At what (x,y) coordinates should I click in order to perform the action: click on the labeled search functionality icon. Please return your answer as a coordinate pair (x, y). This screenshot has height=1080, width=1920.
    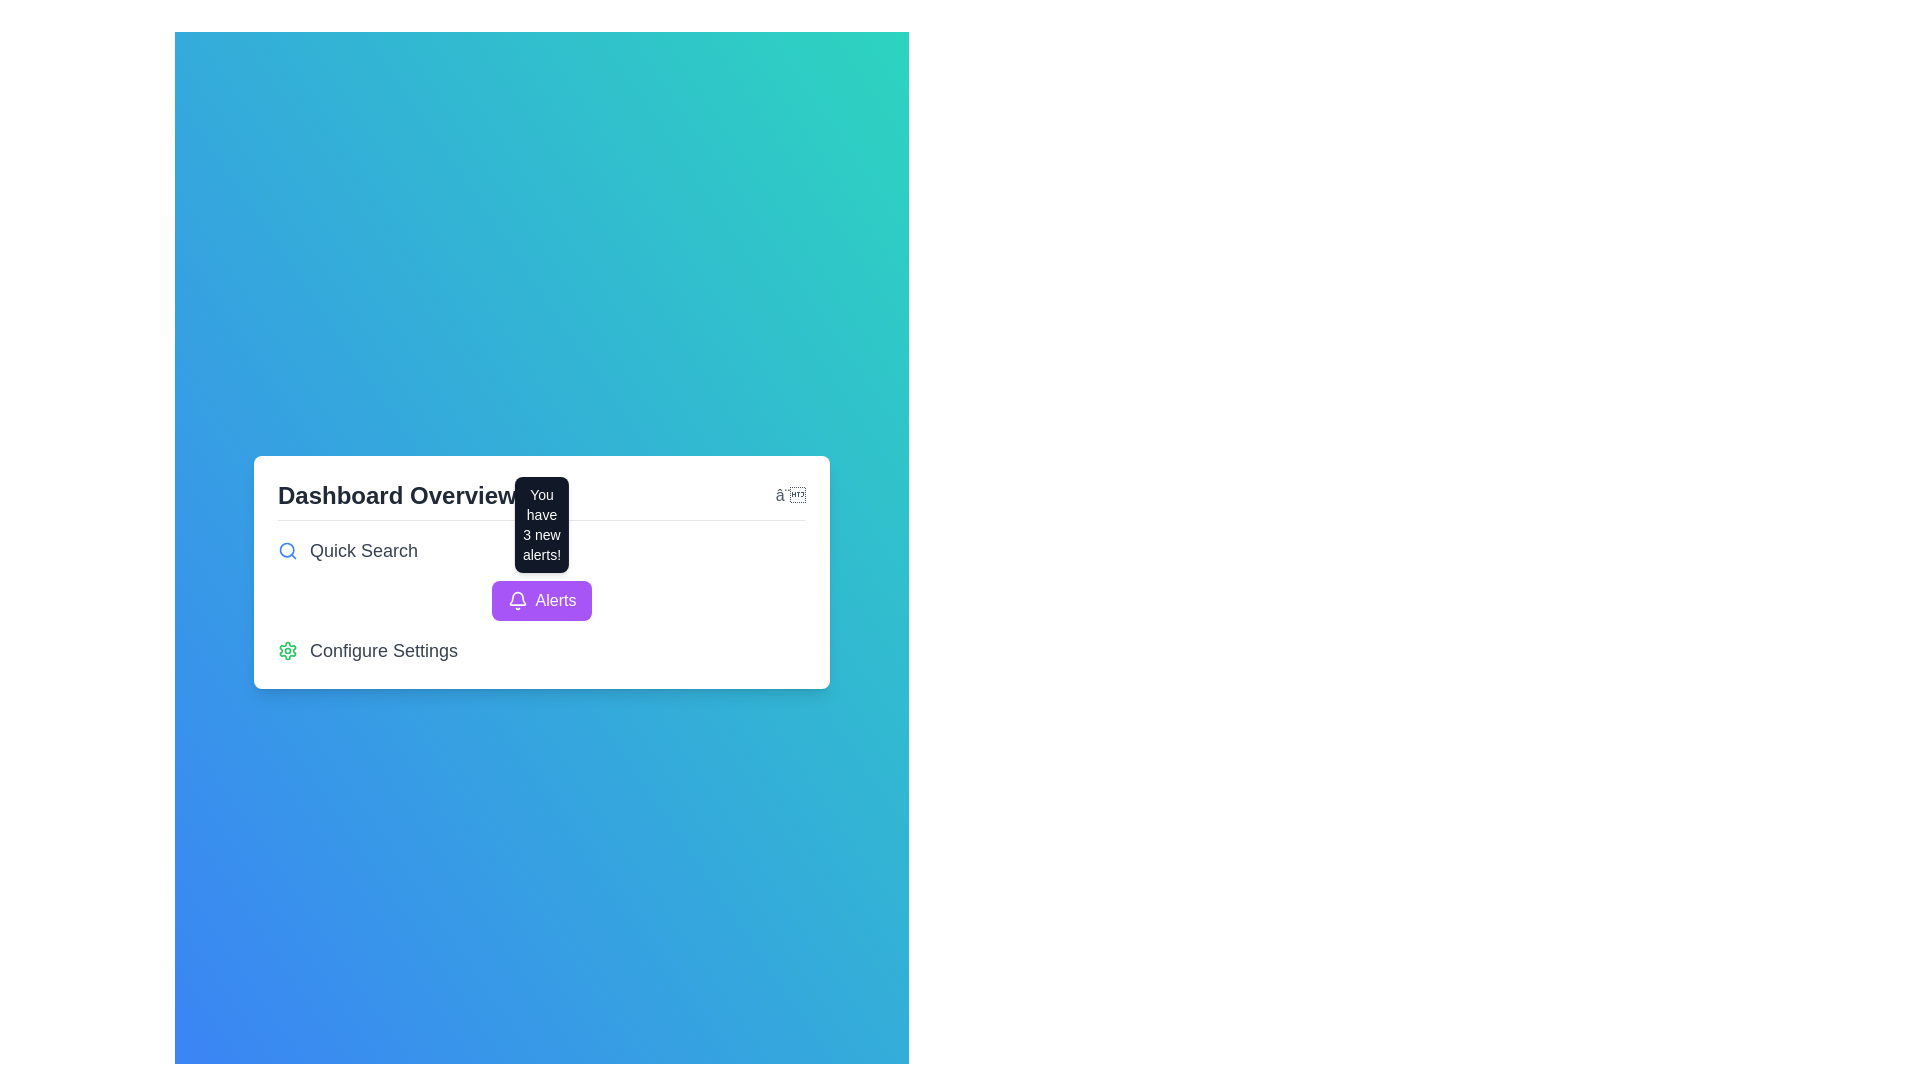
    Looking at the image, I should click on (542, 550).